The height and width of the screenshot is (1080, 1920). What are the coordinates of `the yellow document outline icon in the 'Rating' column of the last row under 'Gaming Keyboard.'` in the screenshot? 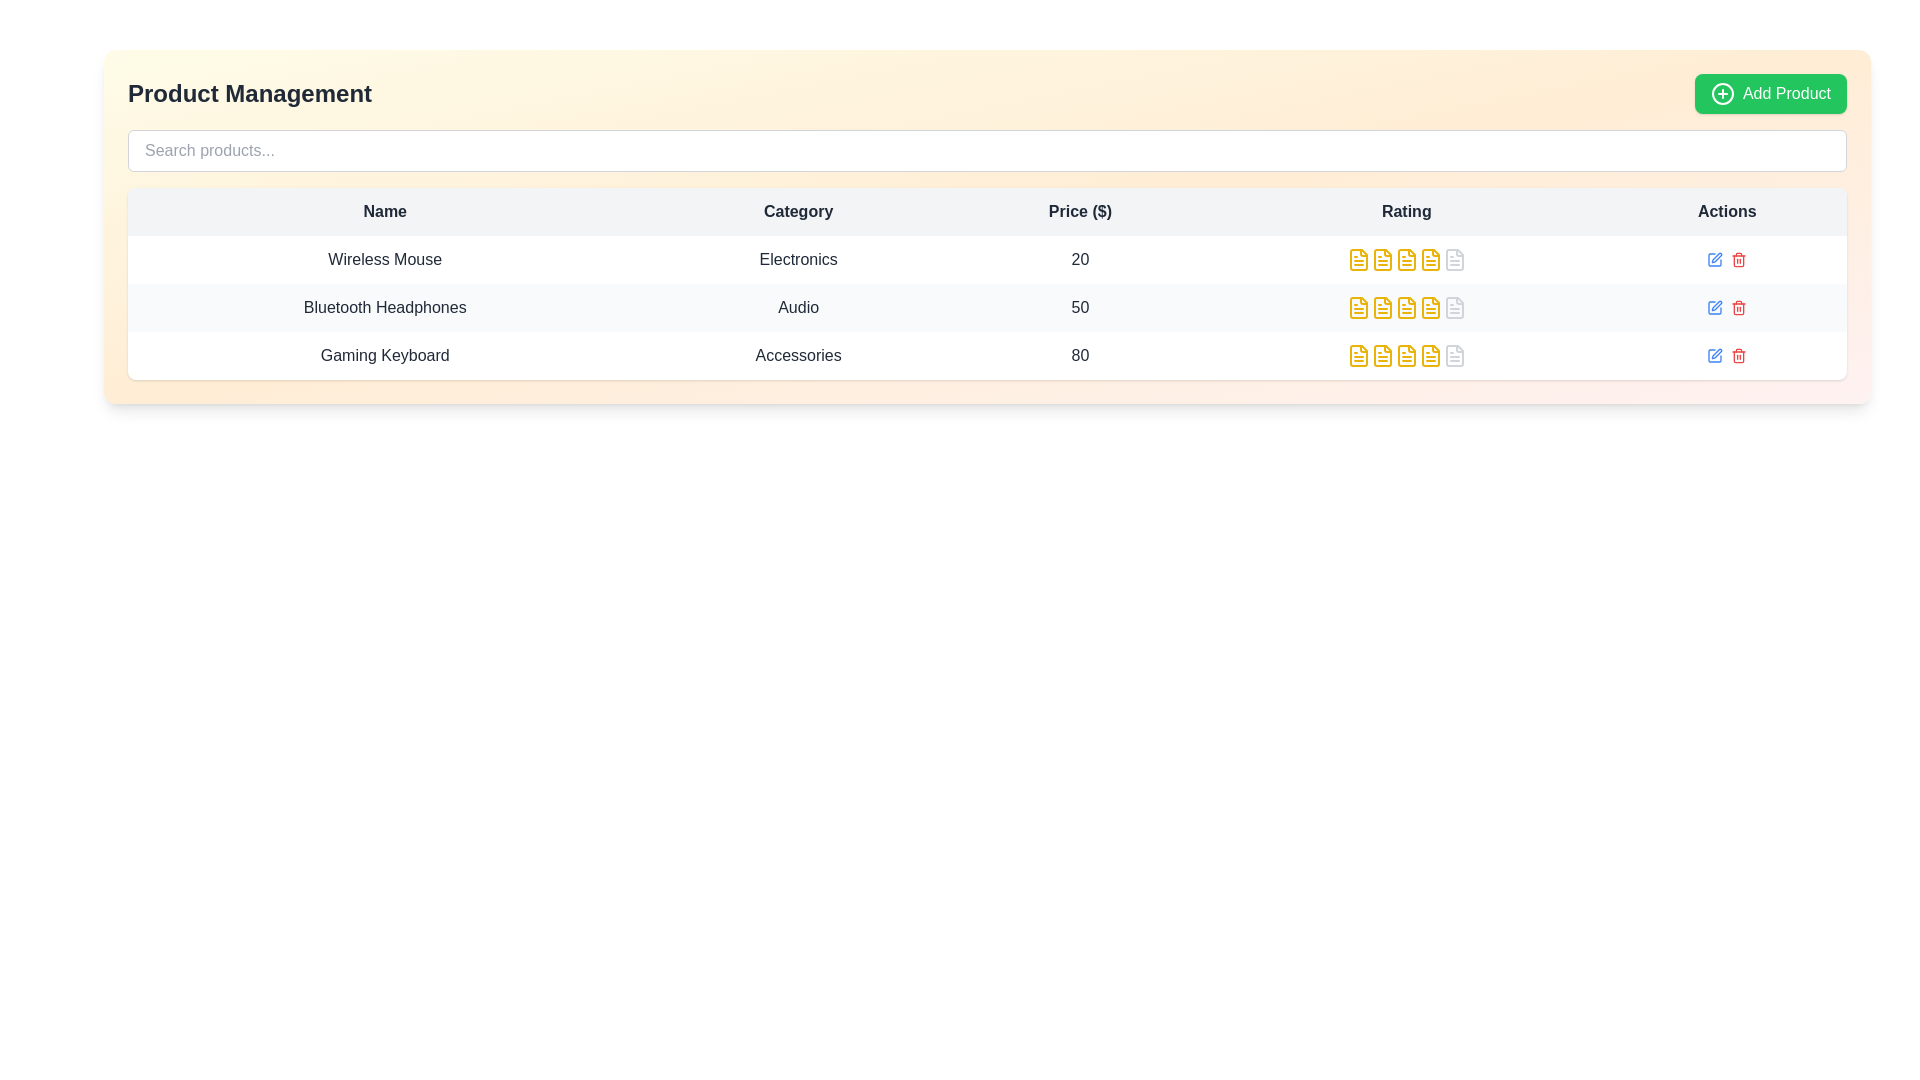 It's located at (1381, 354).